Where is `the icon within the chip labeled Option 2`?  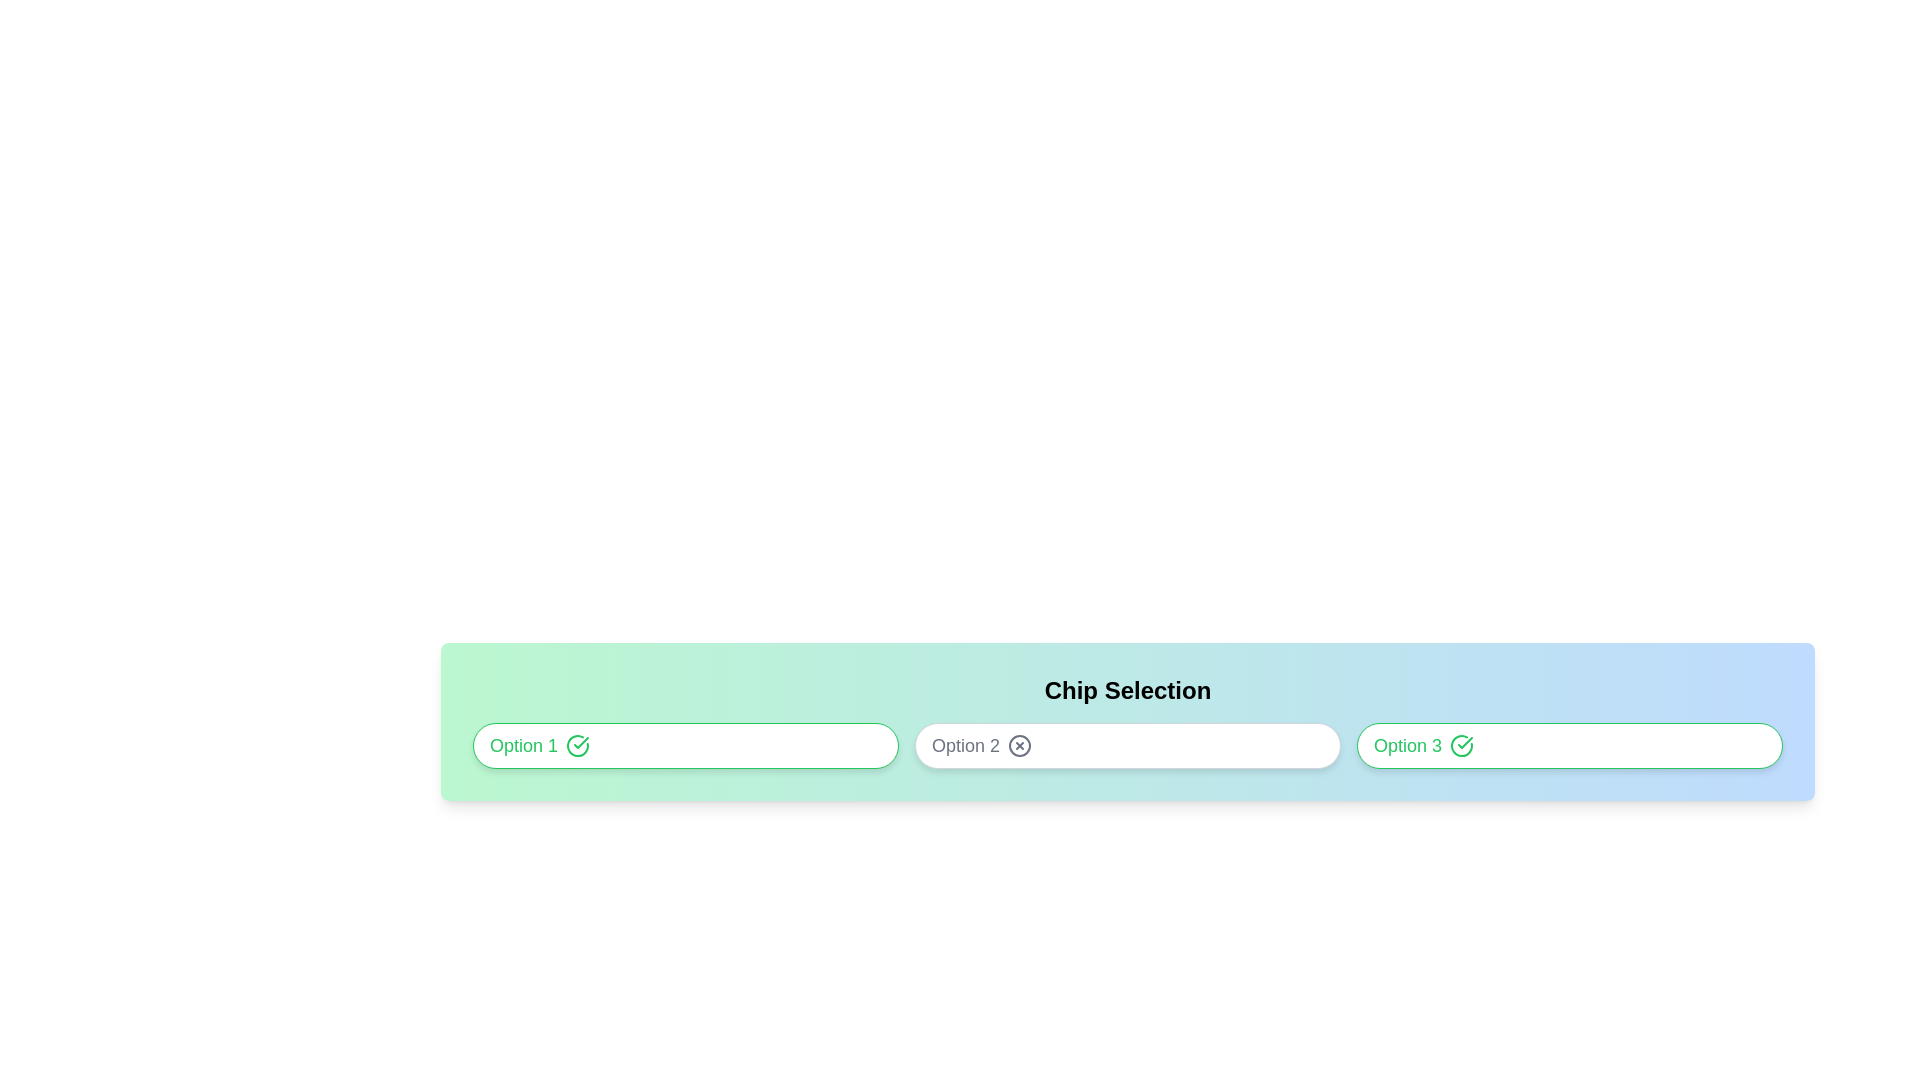 the icon within the chip labeled Option 2 is located at coordinates (1020, 745).